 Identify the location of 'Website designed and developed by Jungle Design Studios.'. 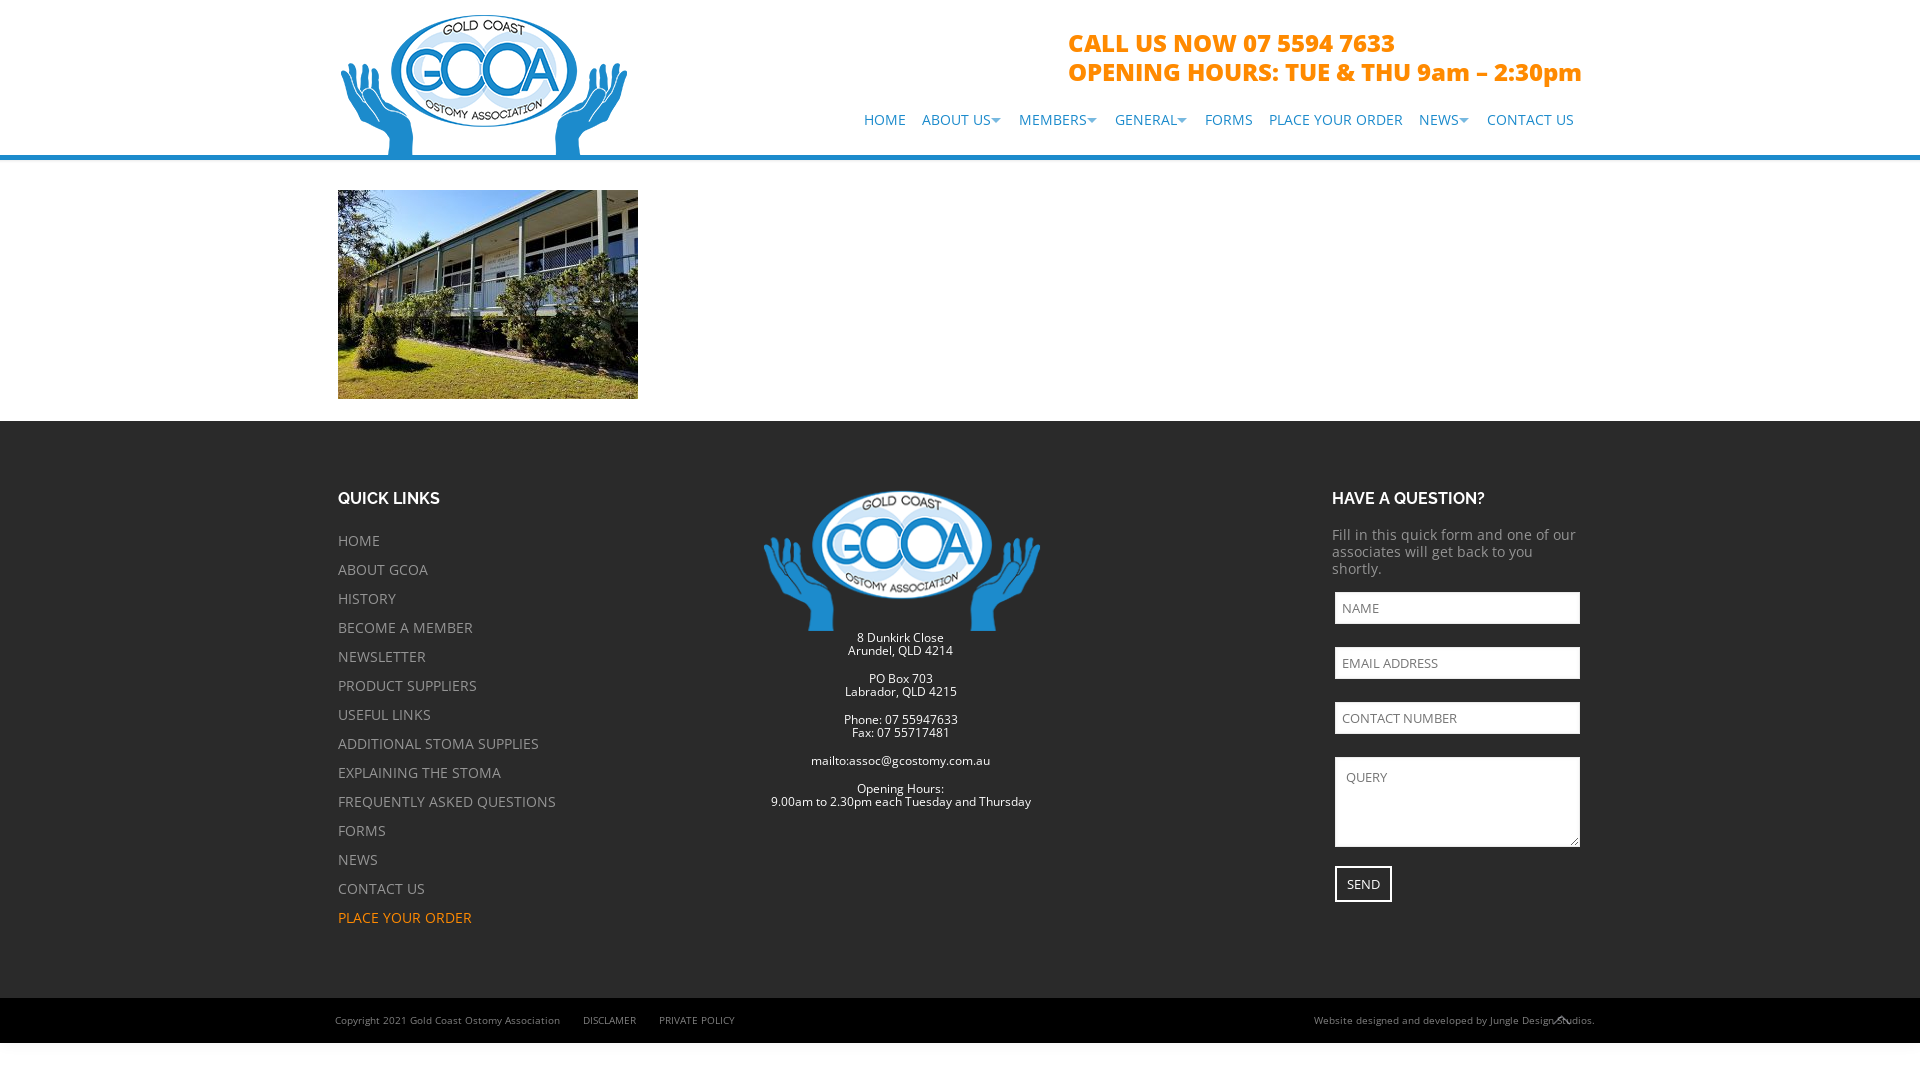
(1454, 1019).